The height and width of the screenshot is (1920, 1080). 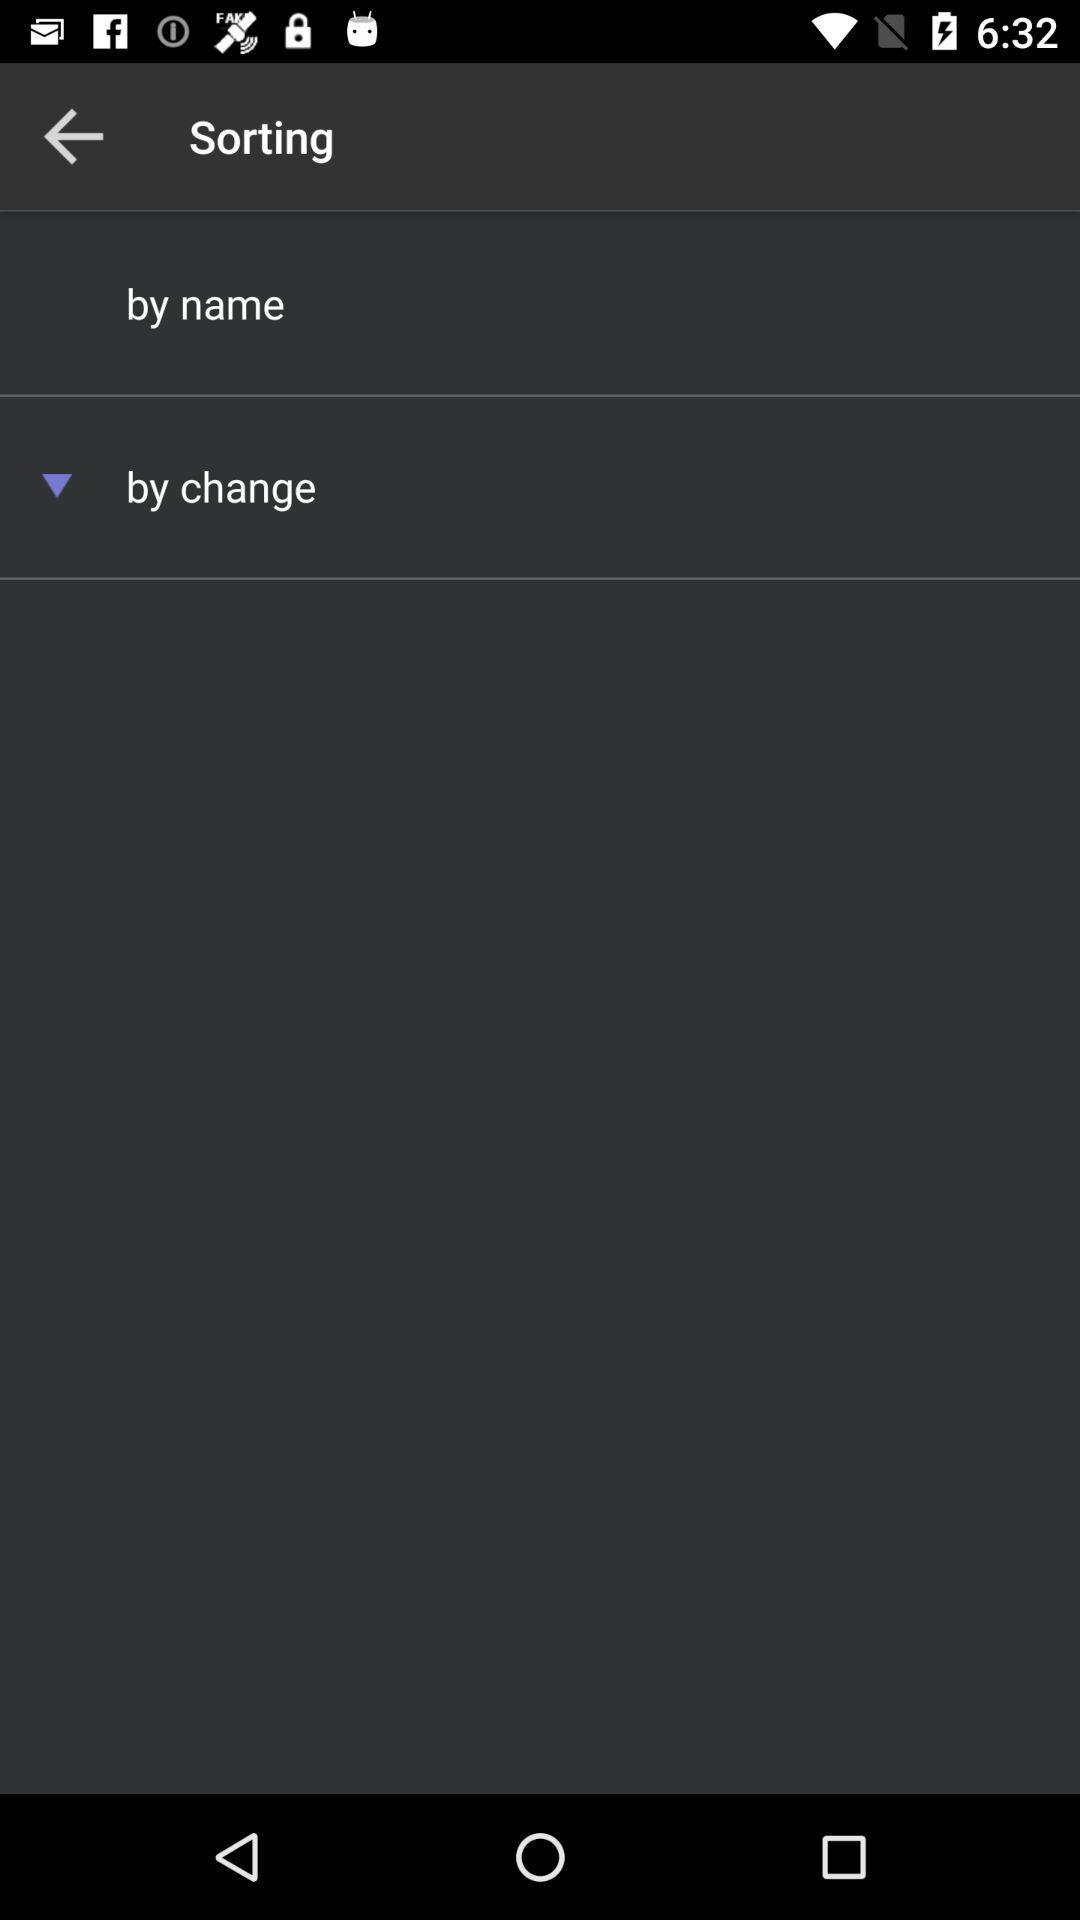 What do you see at coordinates (72, 135) in the screenshot?
I see `the app to the left of sorting app` at bounding box center [72, 135].